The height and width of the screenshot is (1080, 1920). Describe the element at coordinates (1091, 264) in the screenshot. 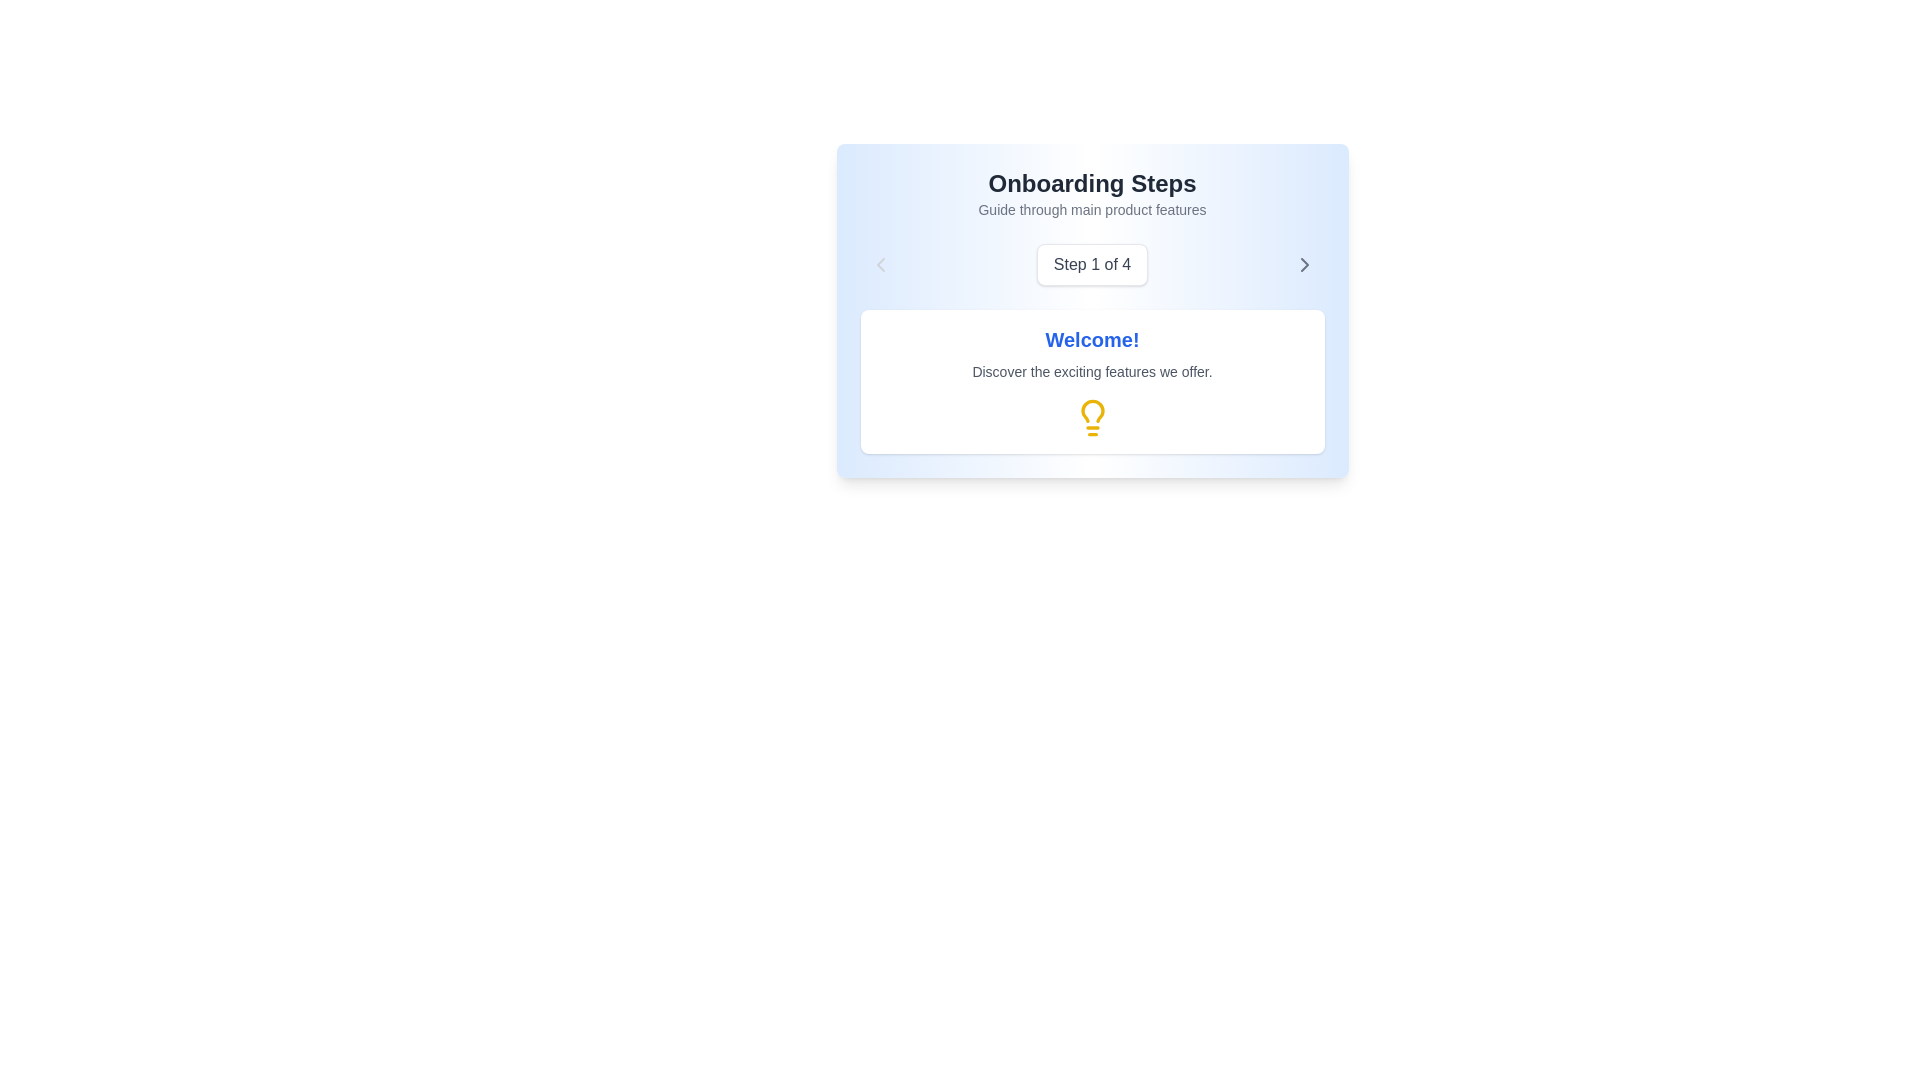

I see `the Label with navigation that displays the user's current step in the multi-step process, located centrally below the title 'Guide through main product features' and above the 'Welcome!' section` at that location.